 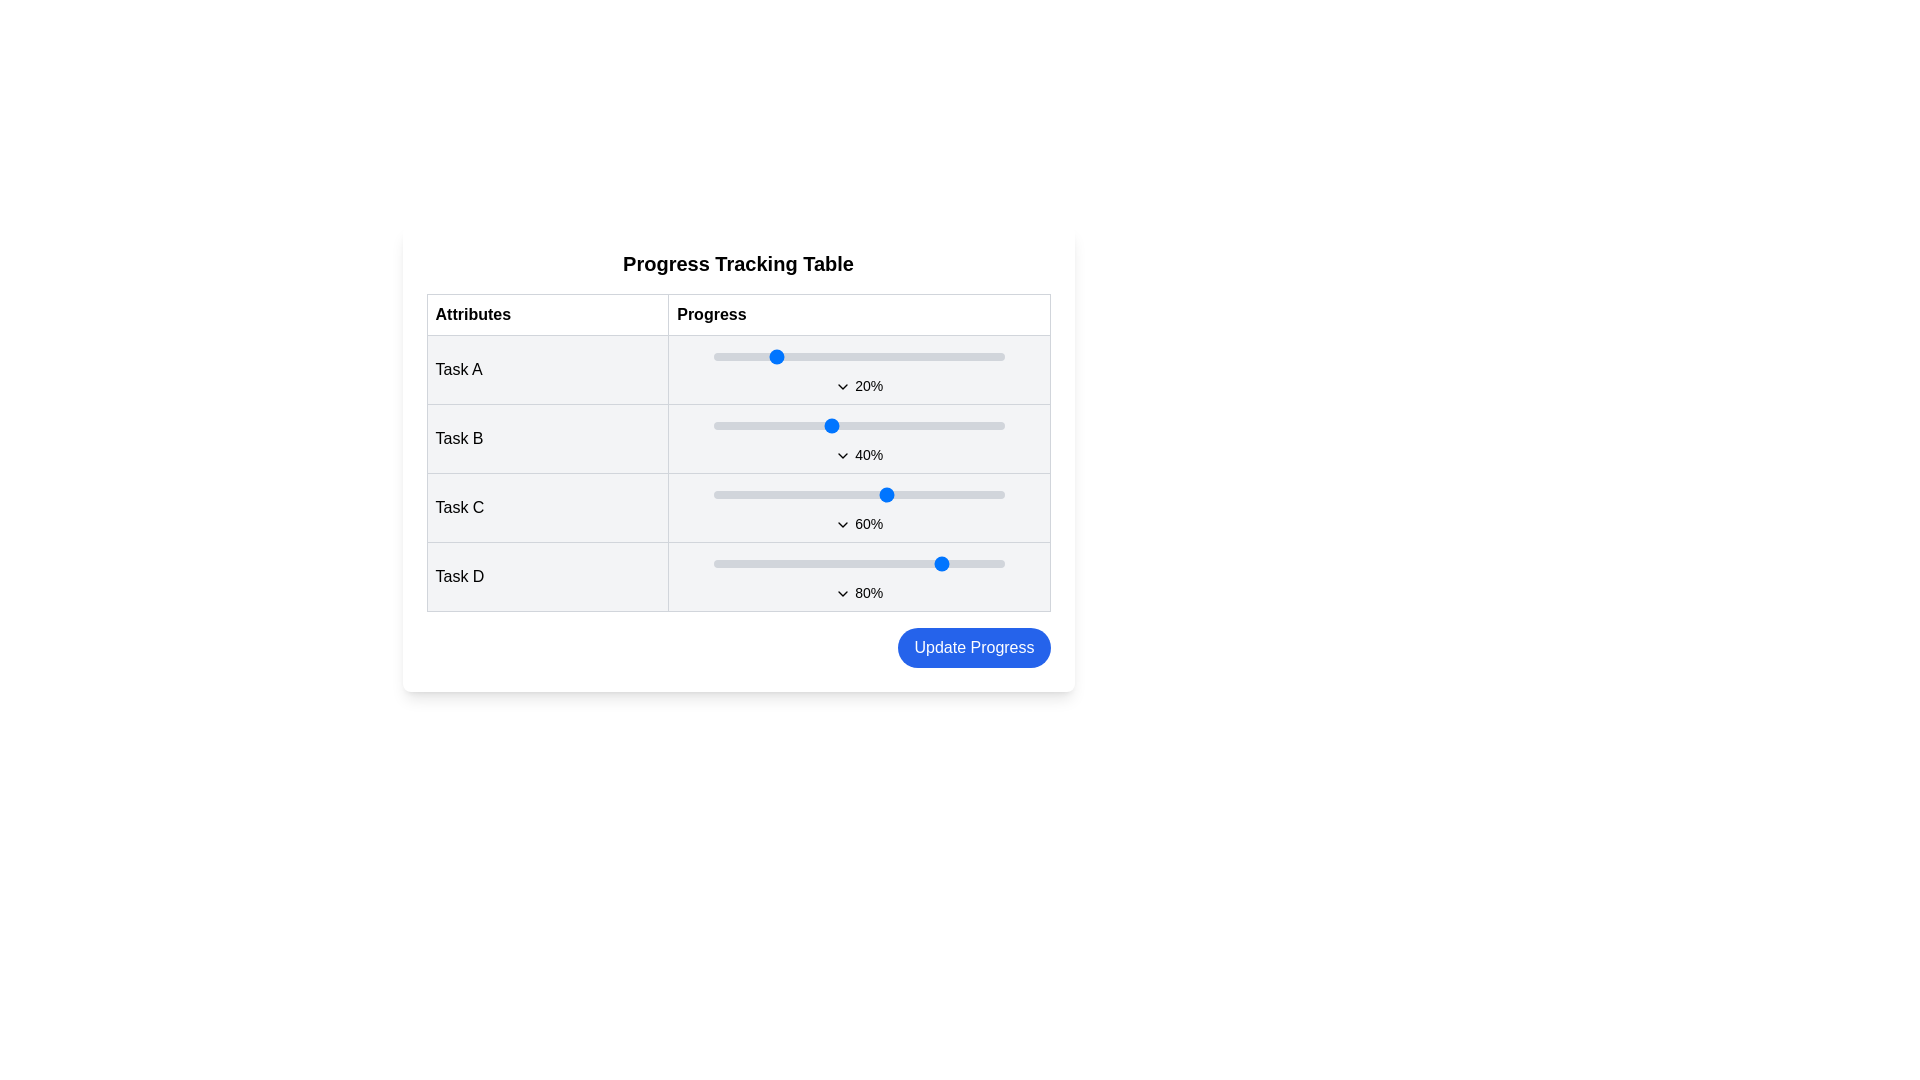 I want to click on progress, so click(x=901, y=424).